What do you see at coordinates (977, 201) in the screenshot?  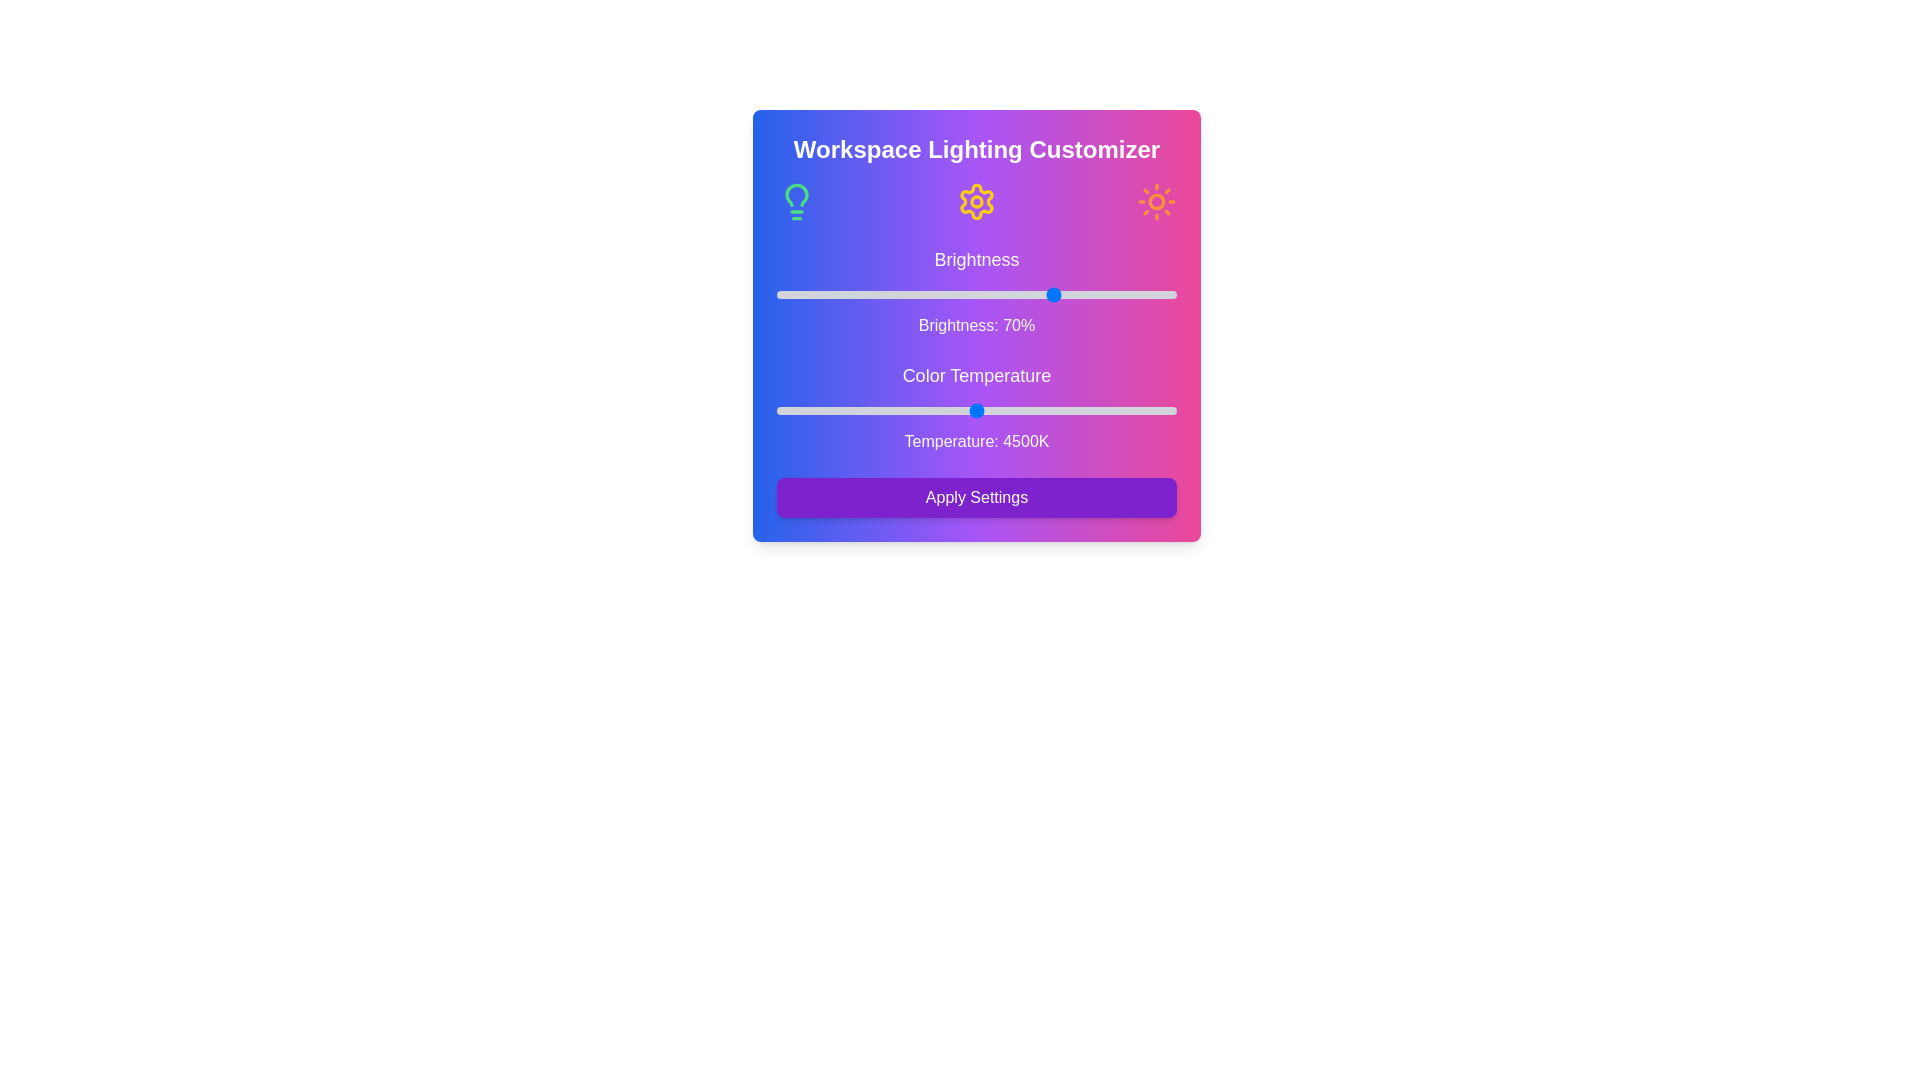 I see `the Settings icon to interact with it` at bounding box center [977, 201].